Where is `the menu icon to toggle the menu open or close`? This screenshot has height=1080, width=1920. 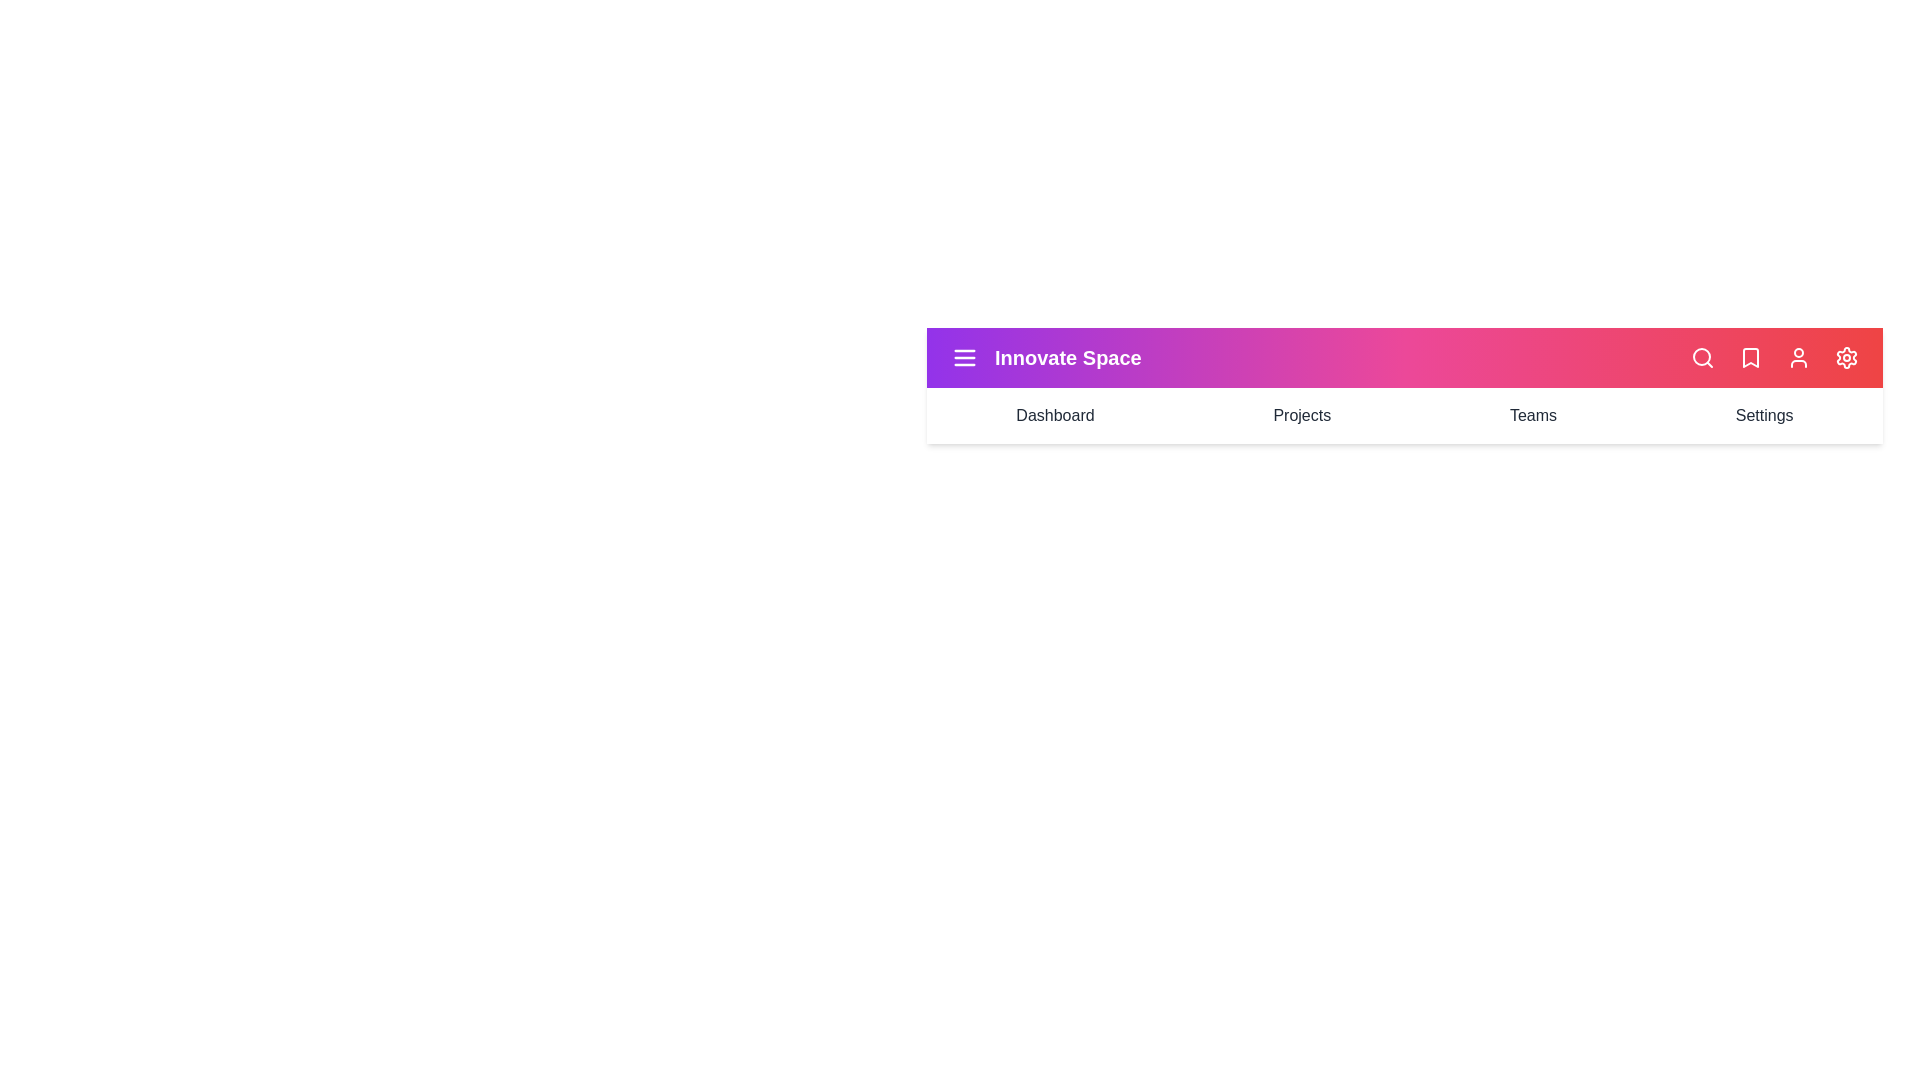 the menu icon to toggle the menu open or close is located at coordinates (964, 357).